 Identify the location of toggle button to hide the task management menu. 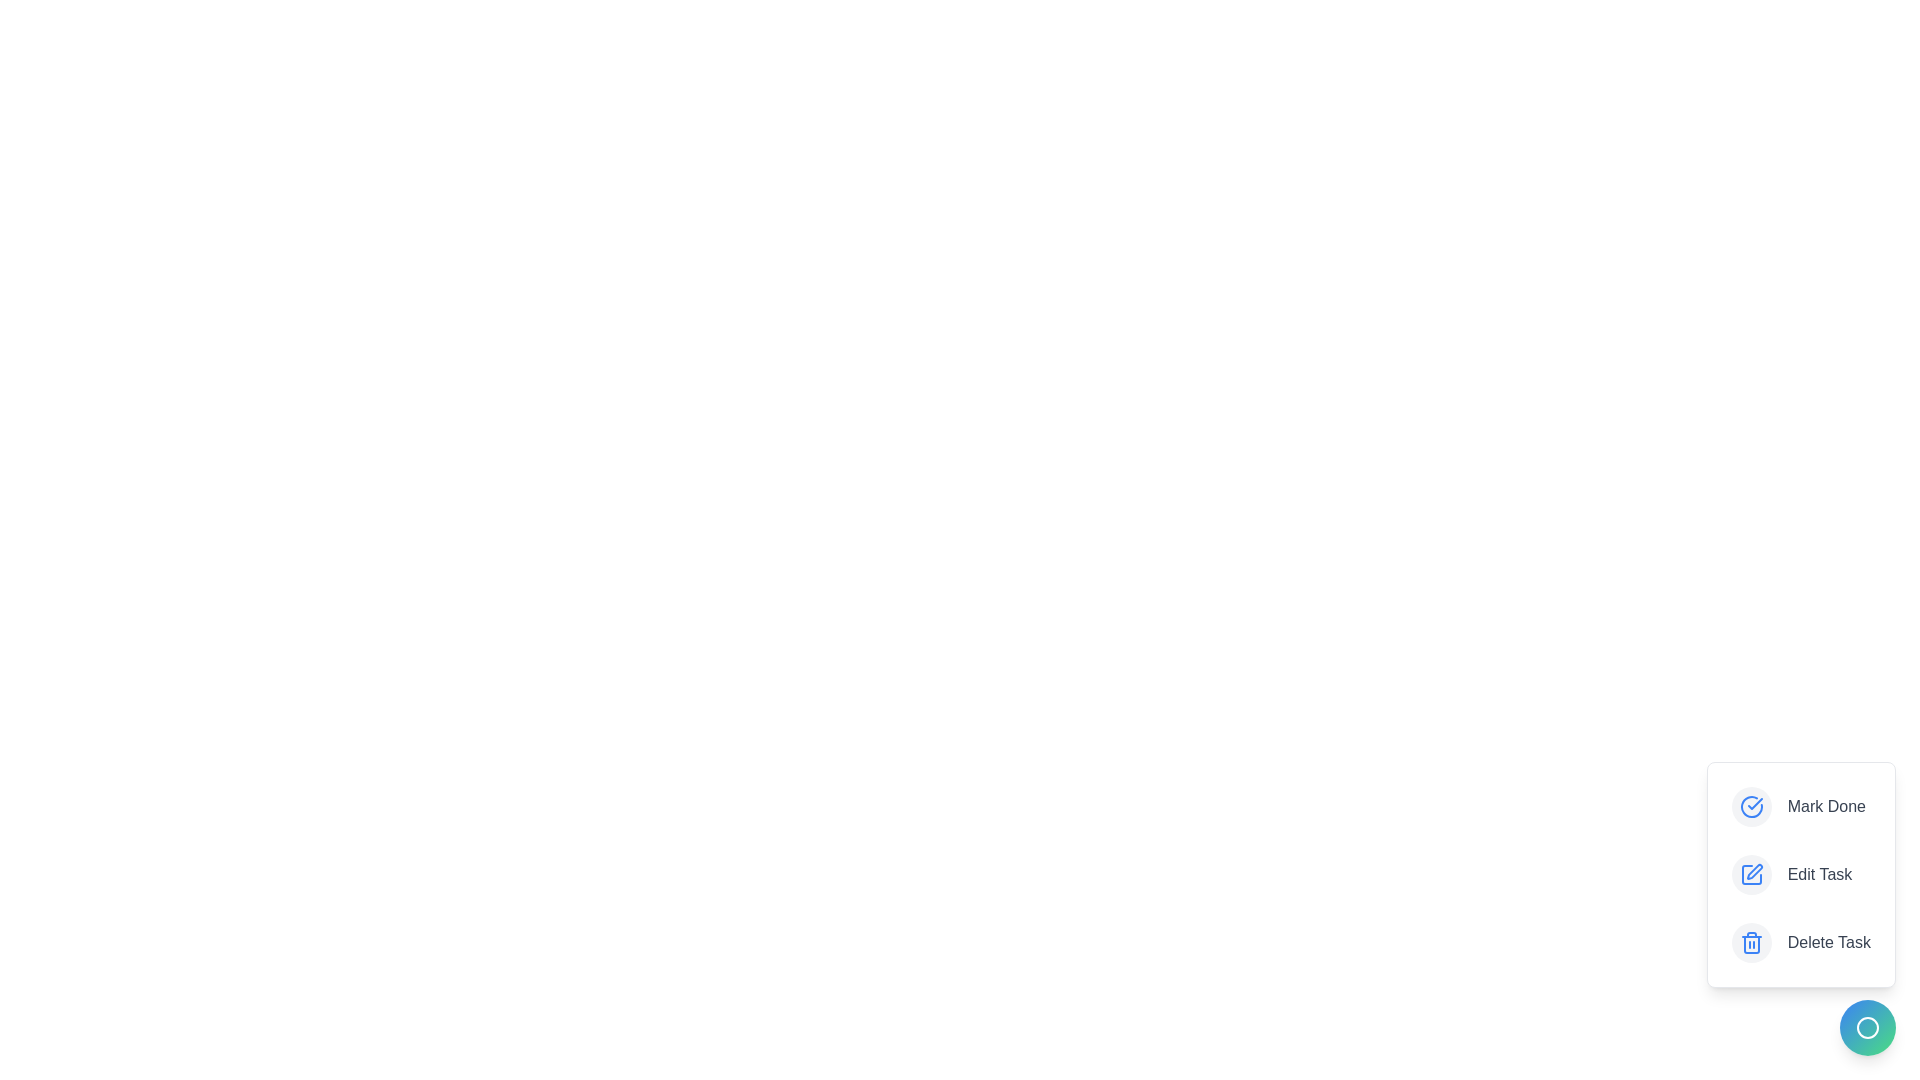
(1866, 1028).